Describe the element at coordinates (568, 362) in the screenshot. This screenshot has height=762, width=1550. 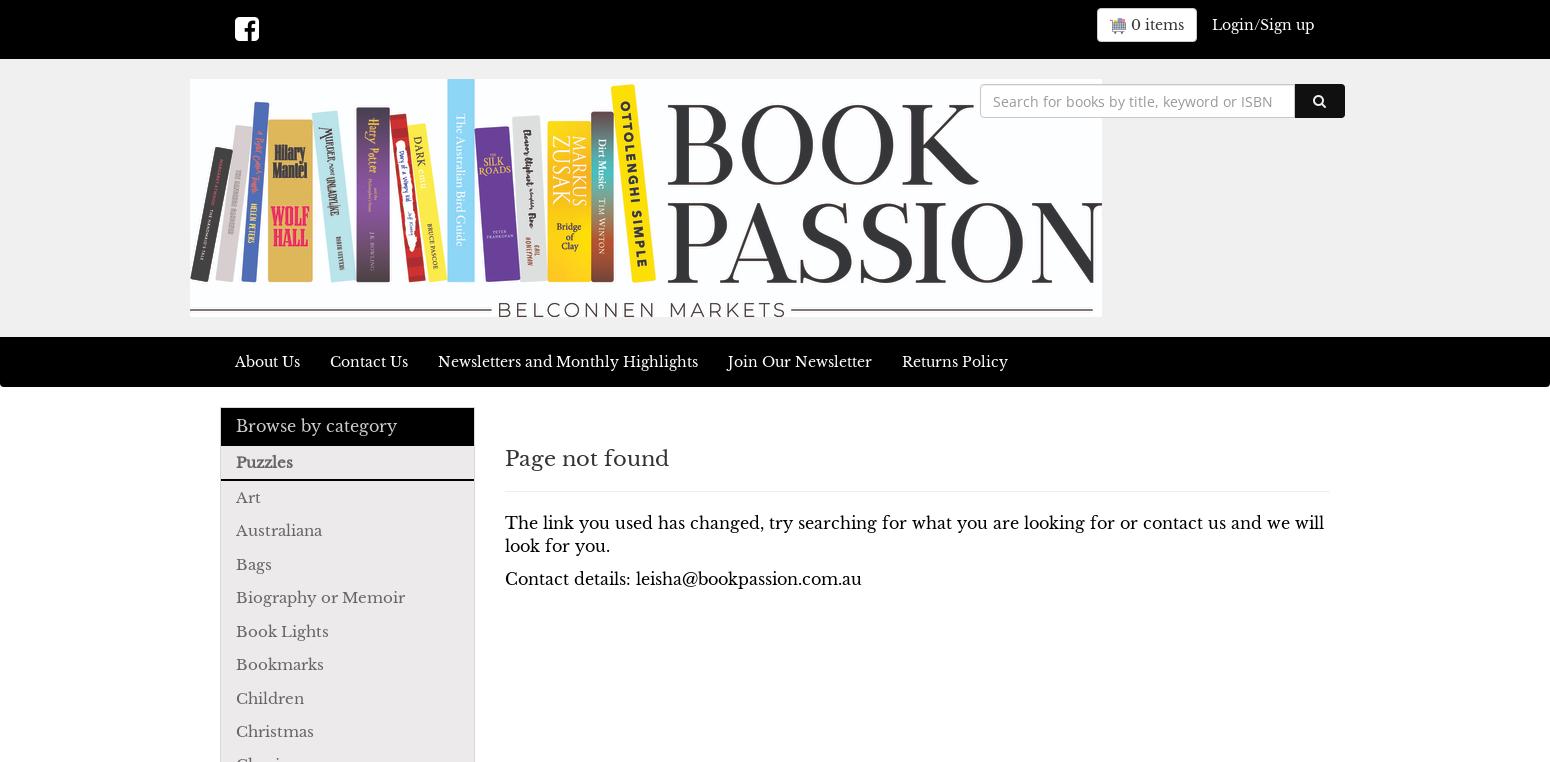
I see `'Newsletters and Monthly Highlights'` at that location.